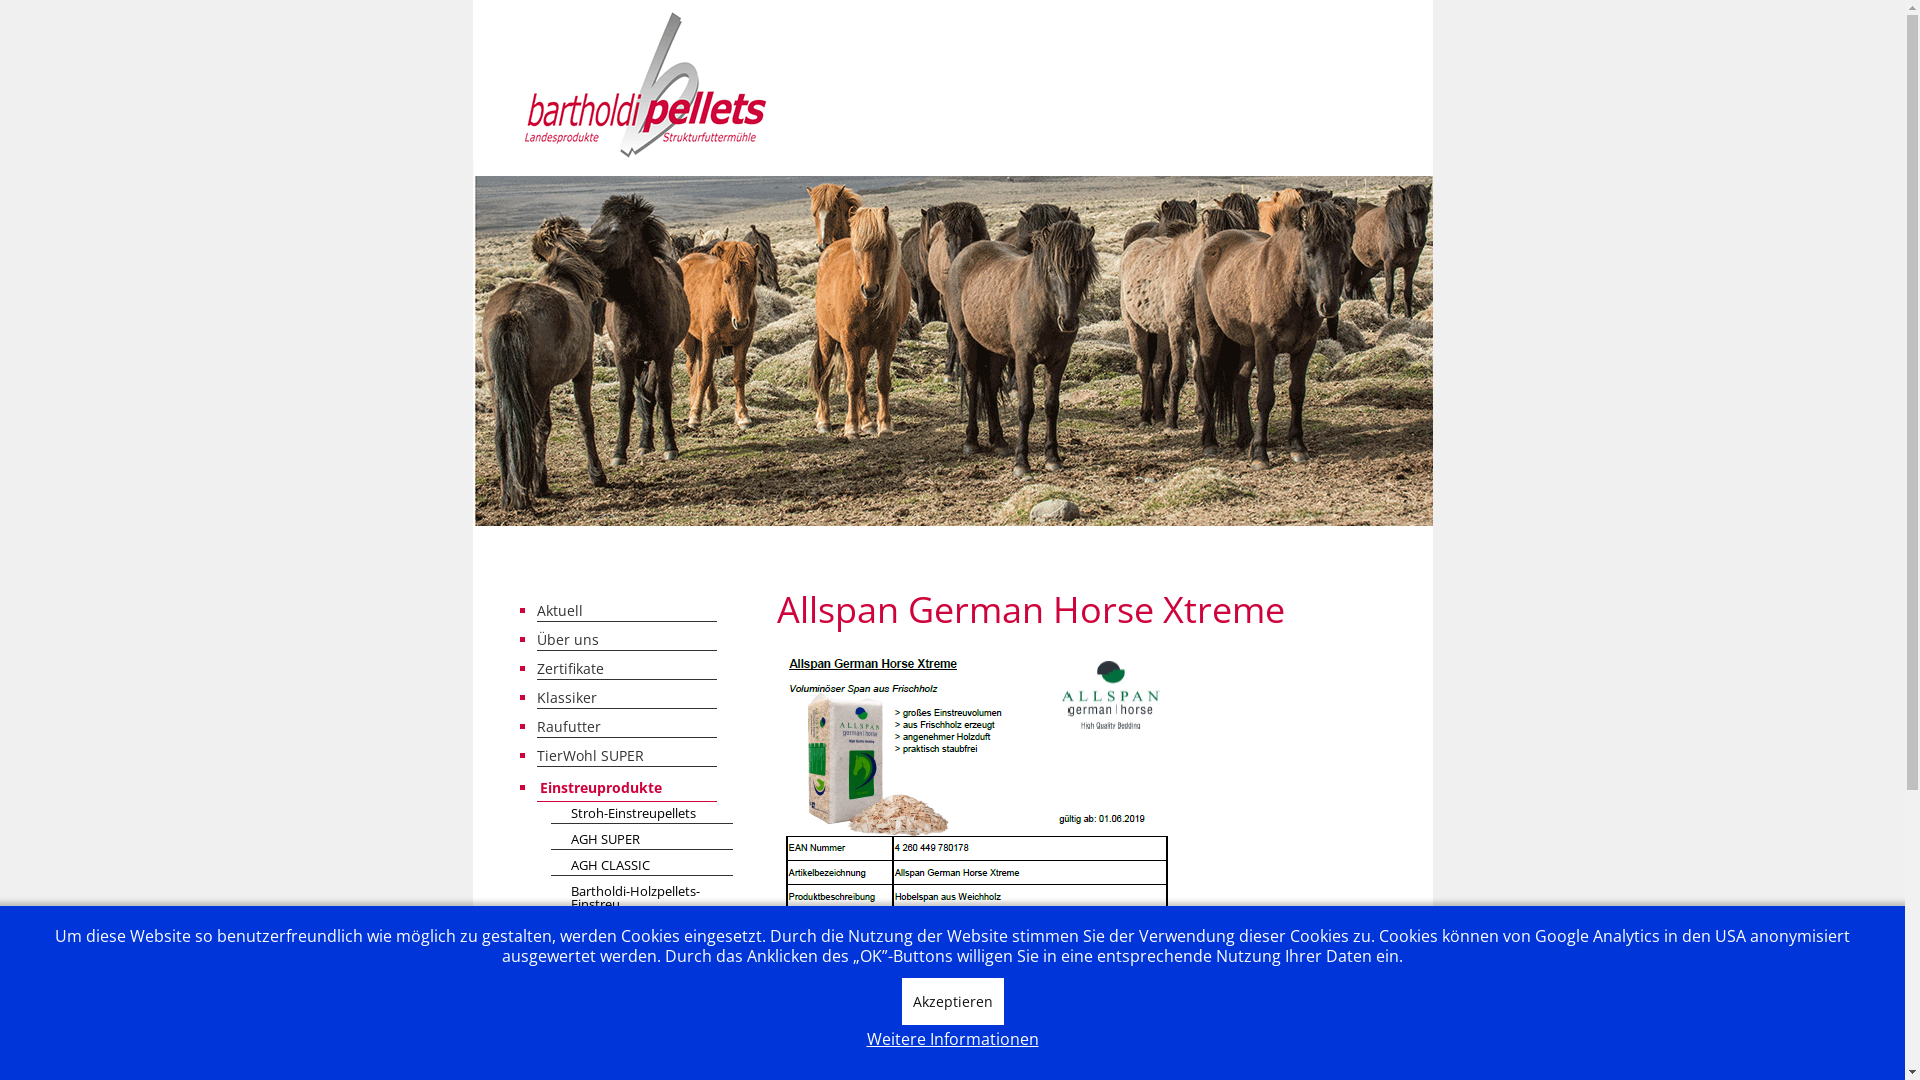  What do you see at coordinates (865, 1038) in the screenshot?
I see `'Weitere Informationen'` at bounding box center [865, 1038].